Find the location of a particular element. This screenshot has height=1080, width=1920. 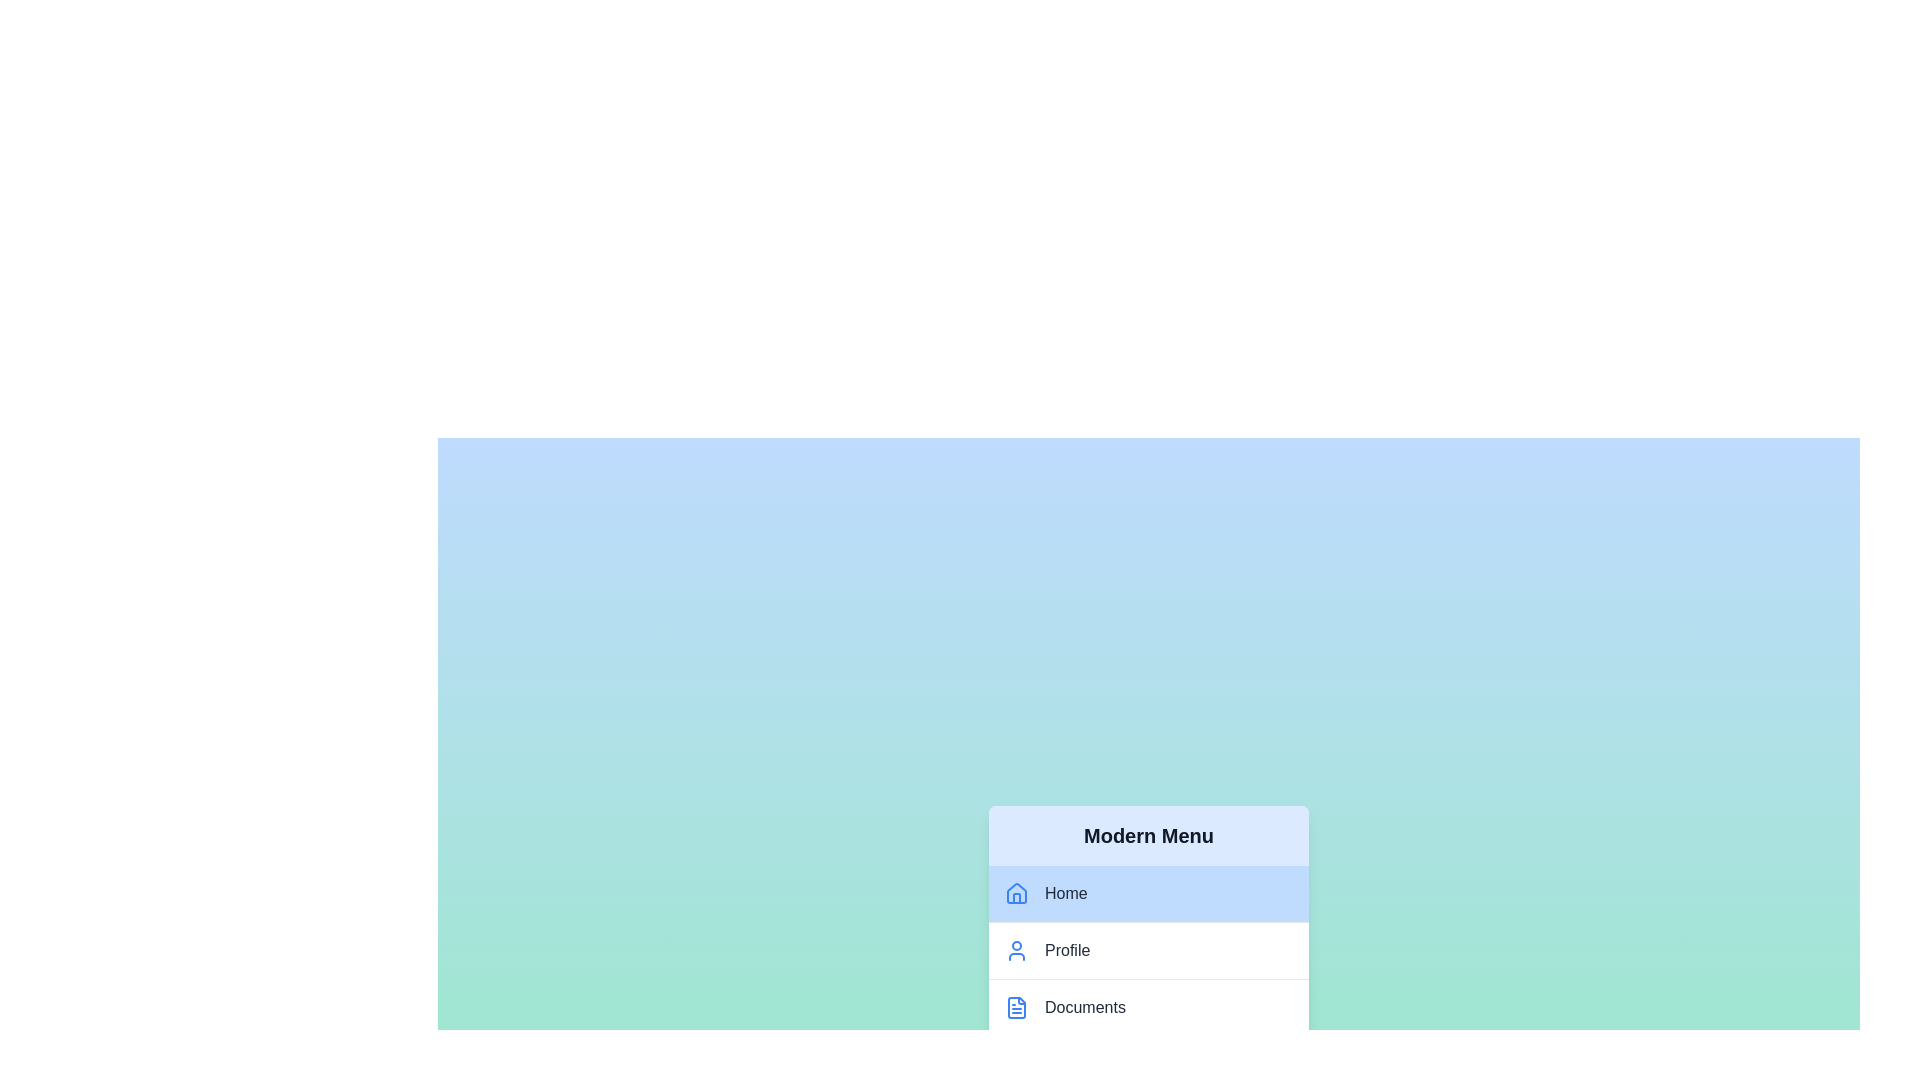

the menu item labeled Documents to observe the hover effect is located at coordinates (1148, 1007).